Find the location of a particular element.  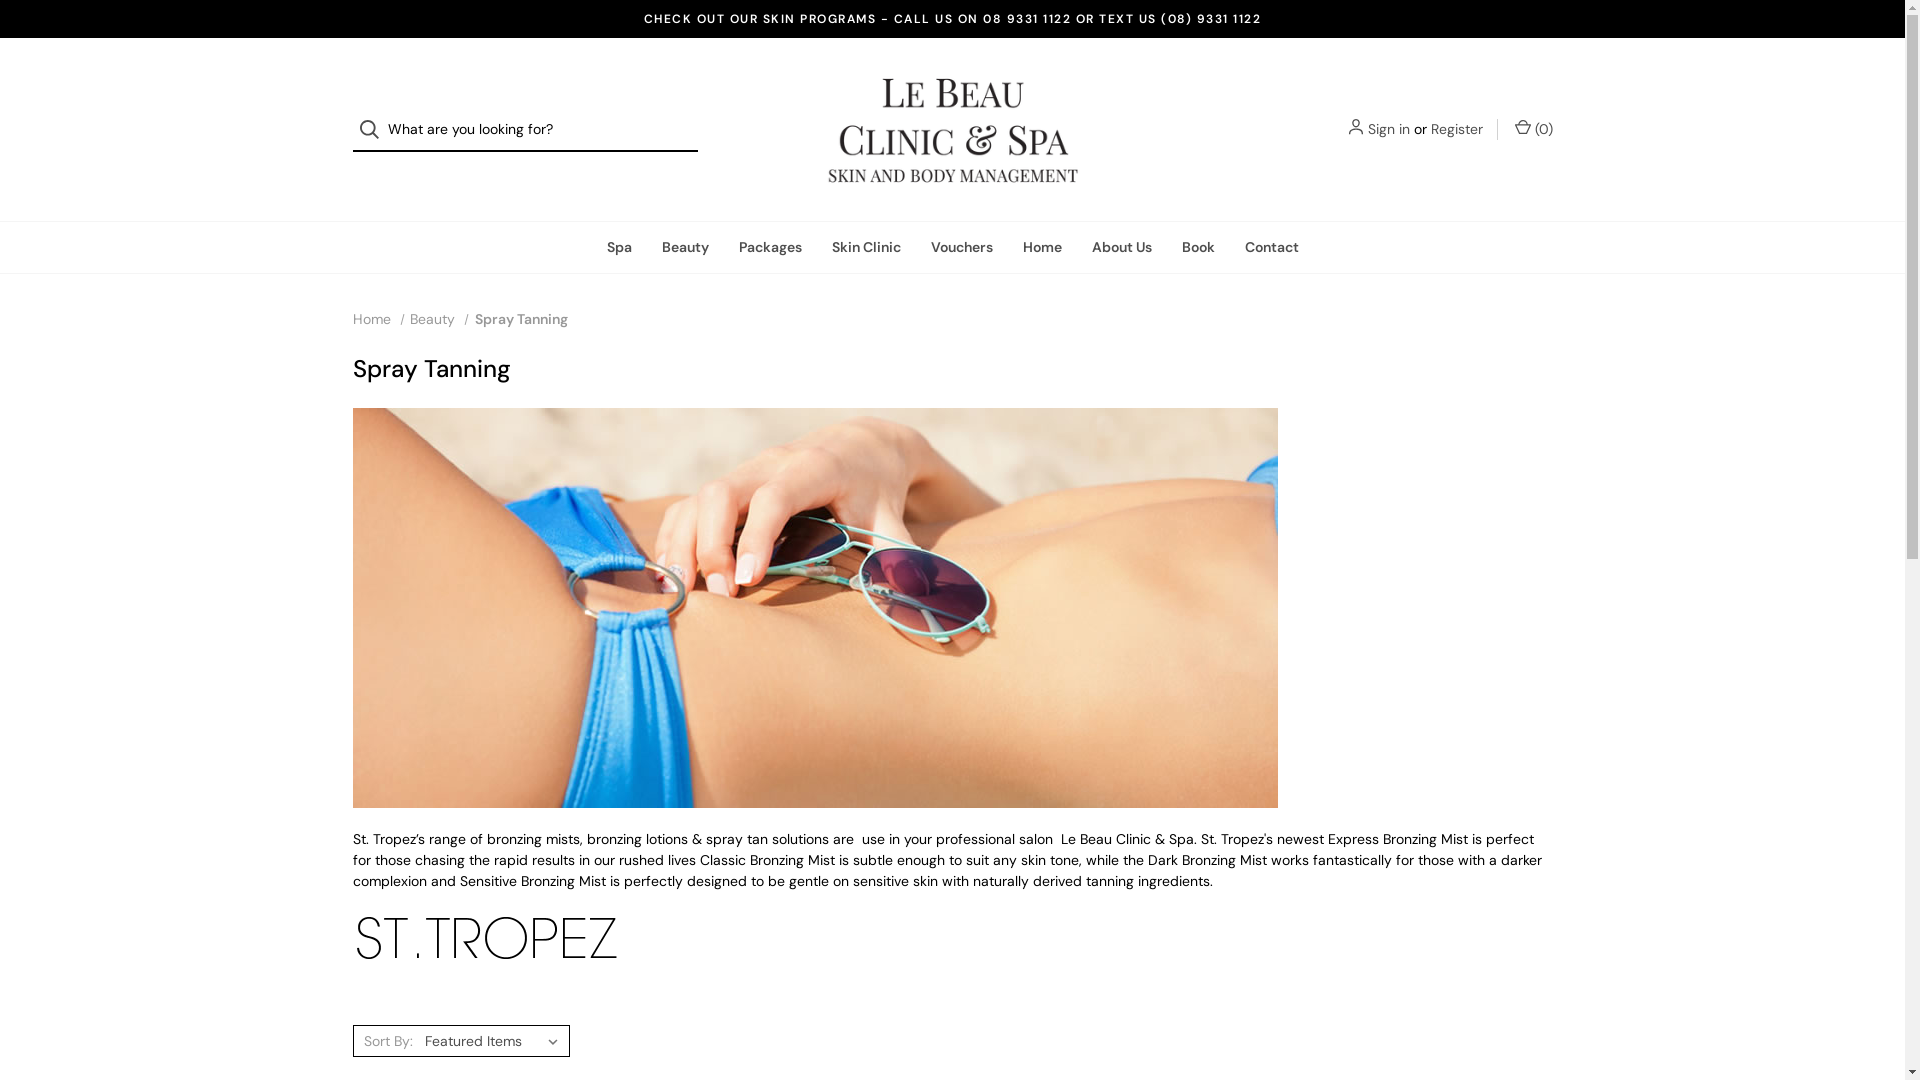

'Beauty' is located at coordinates (431, 318).